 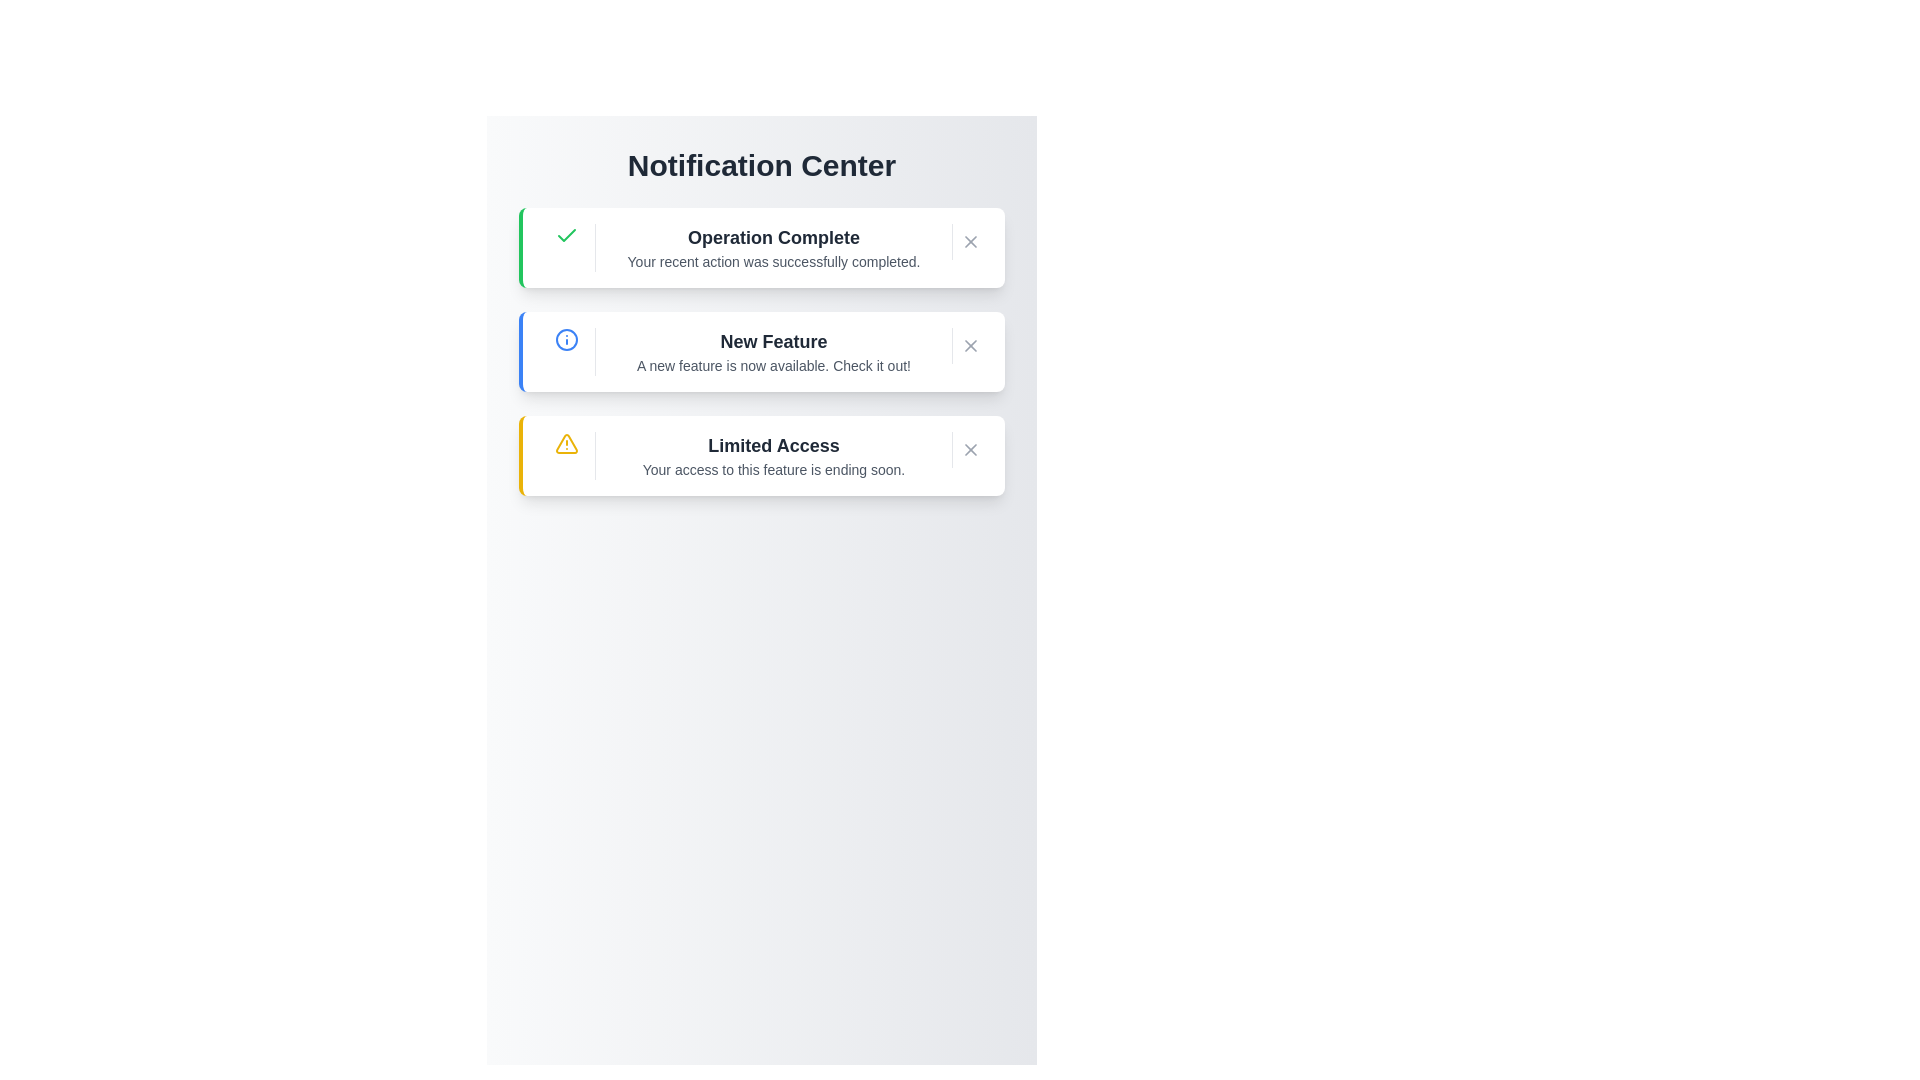 I want to click on text content of the bold and large 'Limited Access' text block located in the third row of the Notification Center, so click(x=772, y=445).